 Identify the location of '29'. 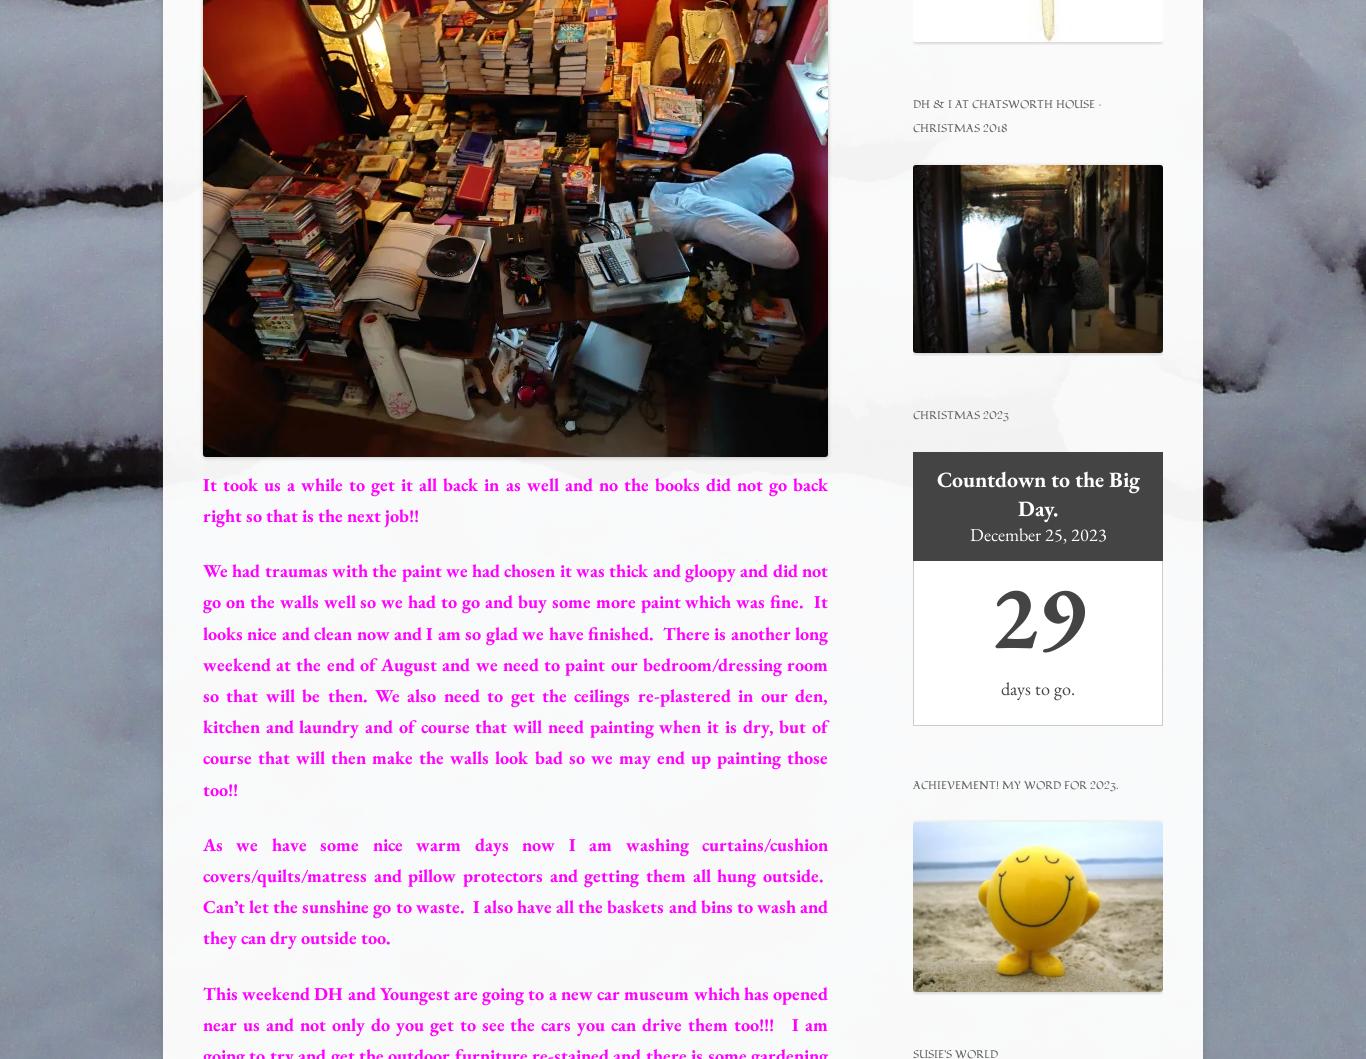
(1037, 614).